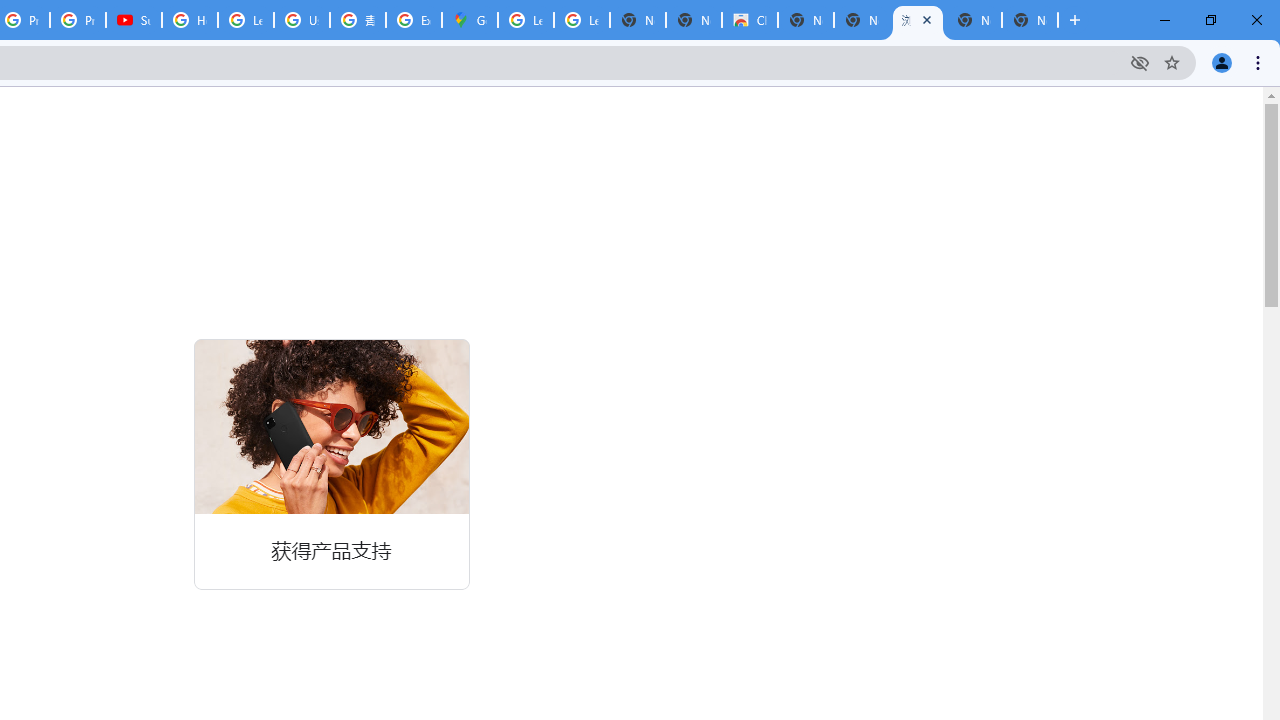  What do you see at coordinates (749, 20) in the screenshot?
I see `'Chrome Web Store'` at bounding box center [749, 20].